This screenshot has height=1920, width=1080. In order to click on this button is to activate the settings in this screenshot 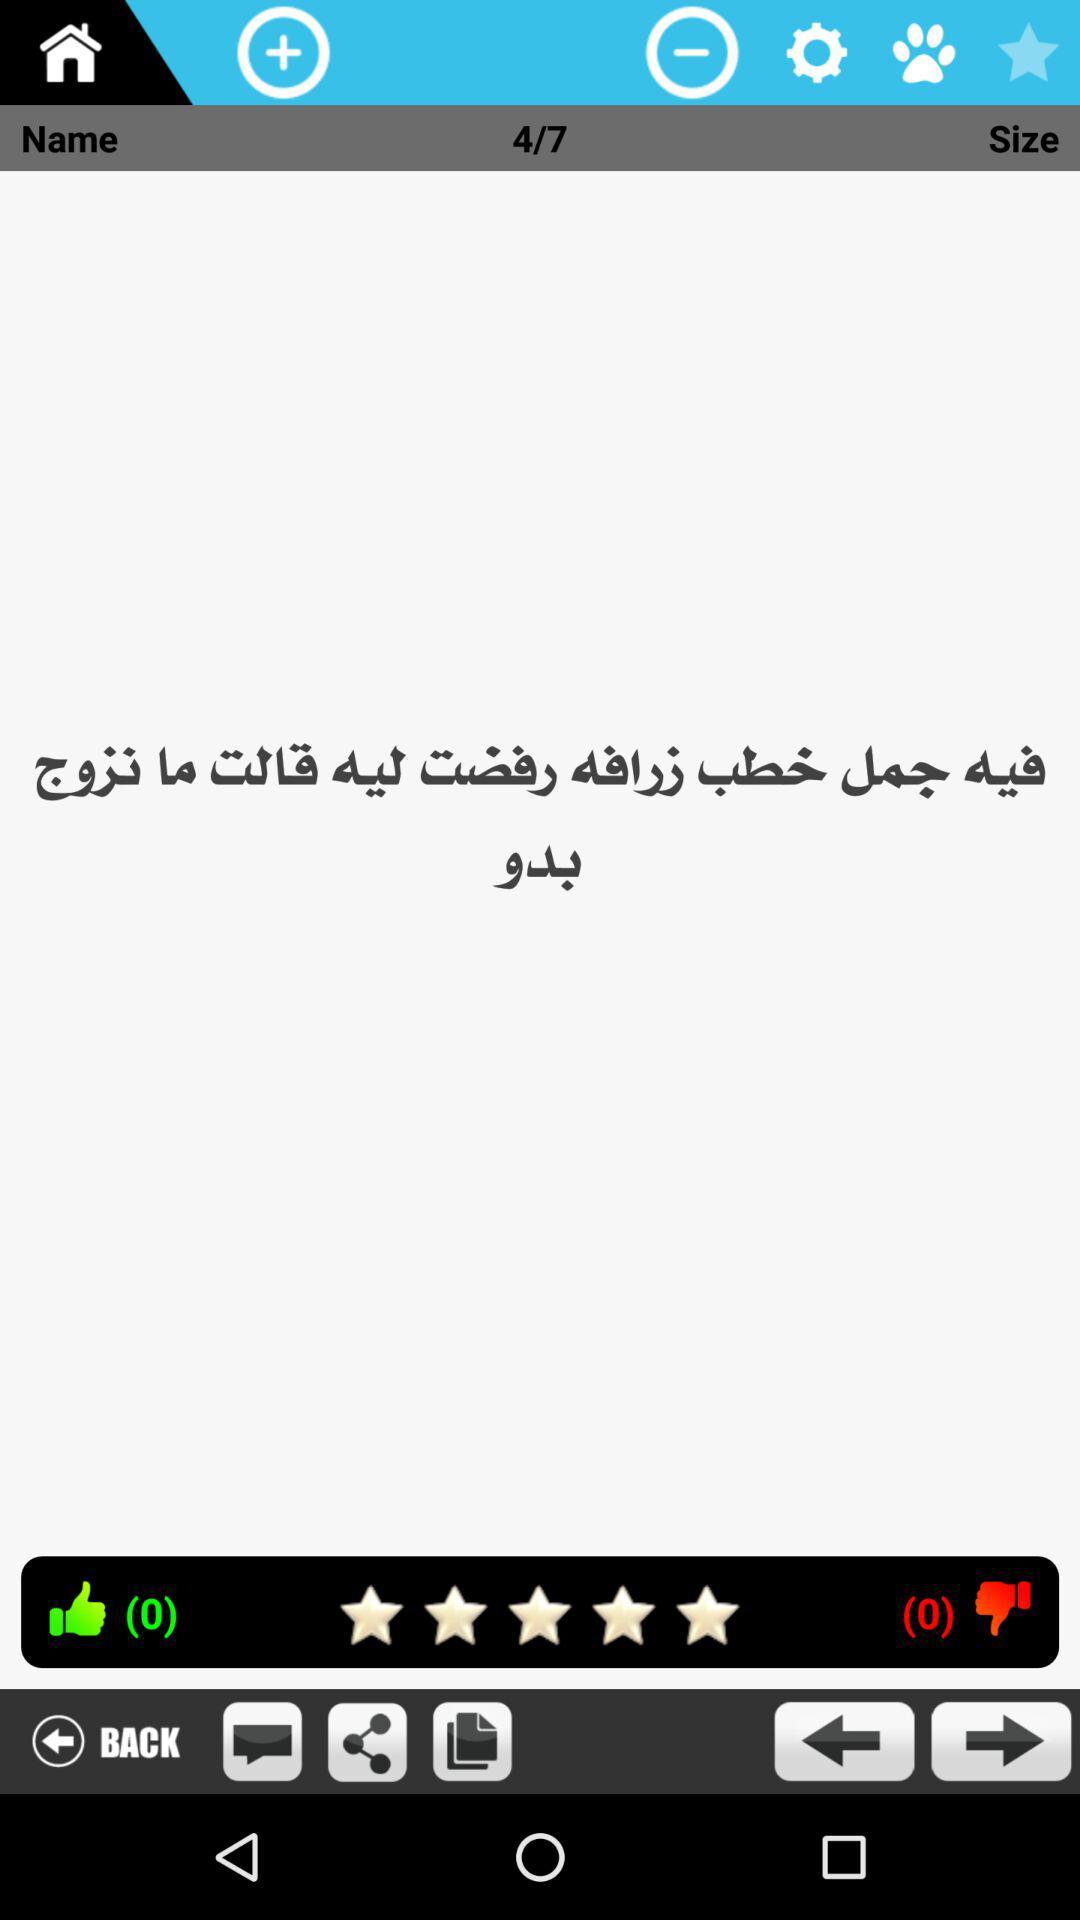, I will do `click(817, 52)`.